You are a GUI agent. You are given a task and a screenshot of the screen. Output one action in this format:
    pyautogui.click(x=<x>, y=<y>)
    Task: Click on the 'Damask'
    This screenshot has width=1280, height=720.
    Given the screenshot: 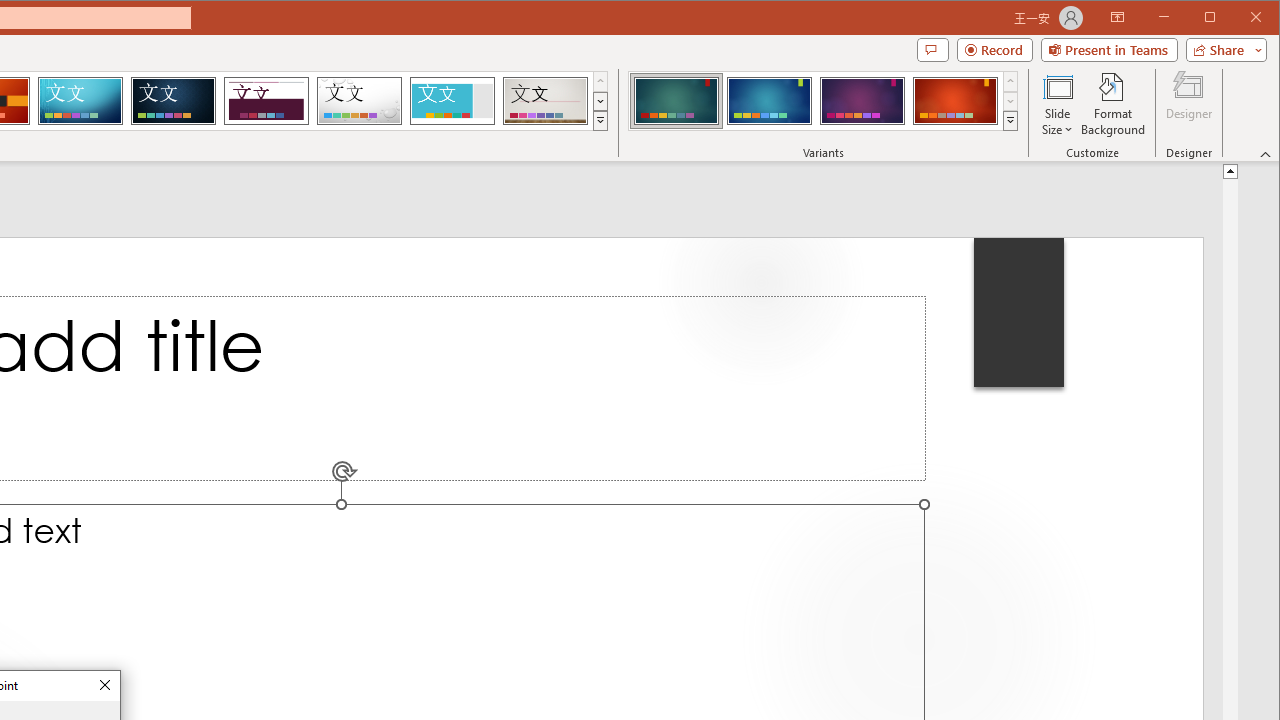 What is the action you would take?
    pyautogui.click(x=173, y=100)
    